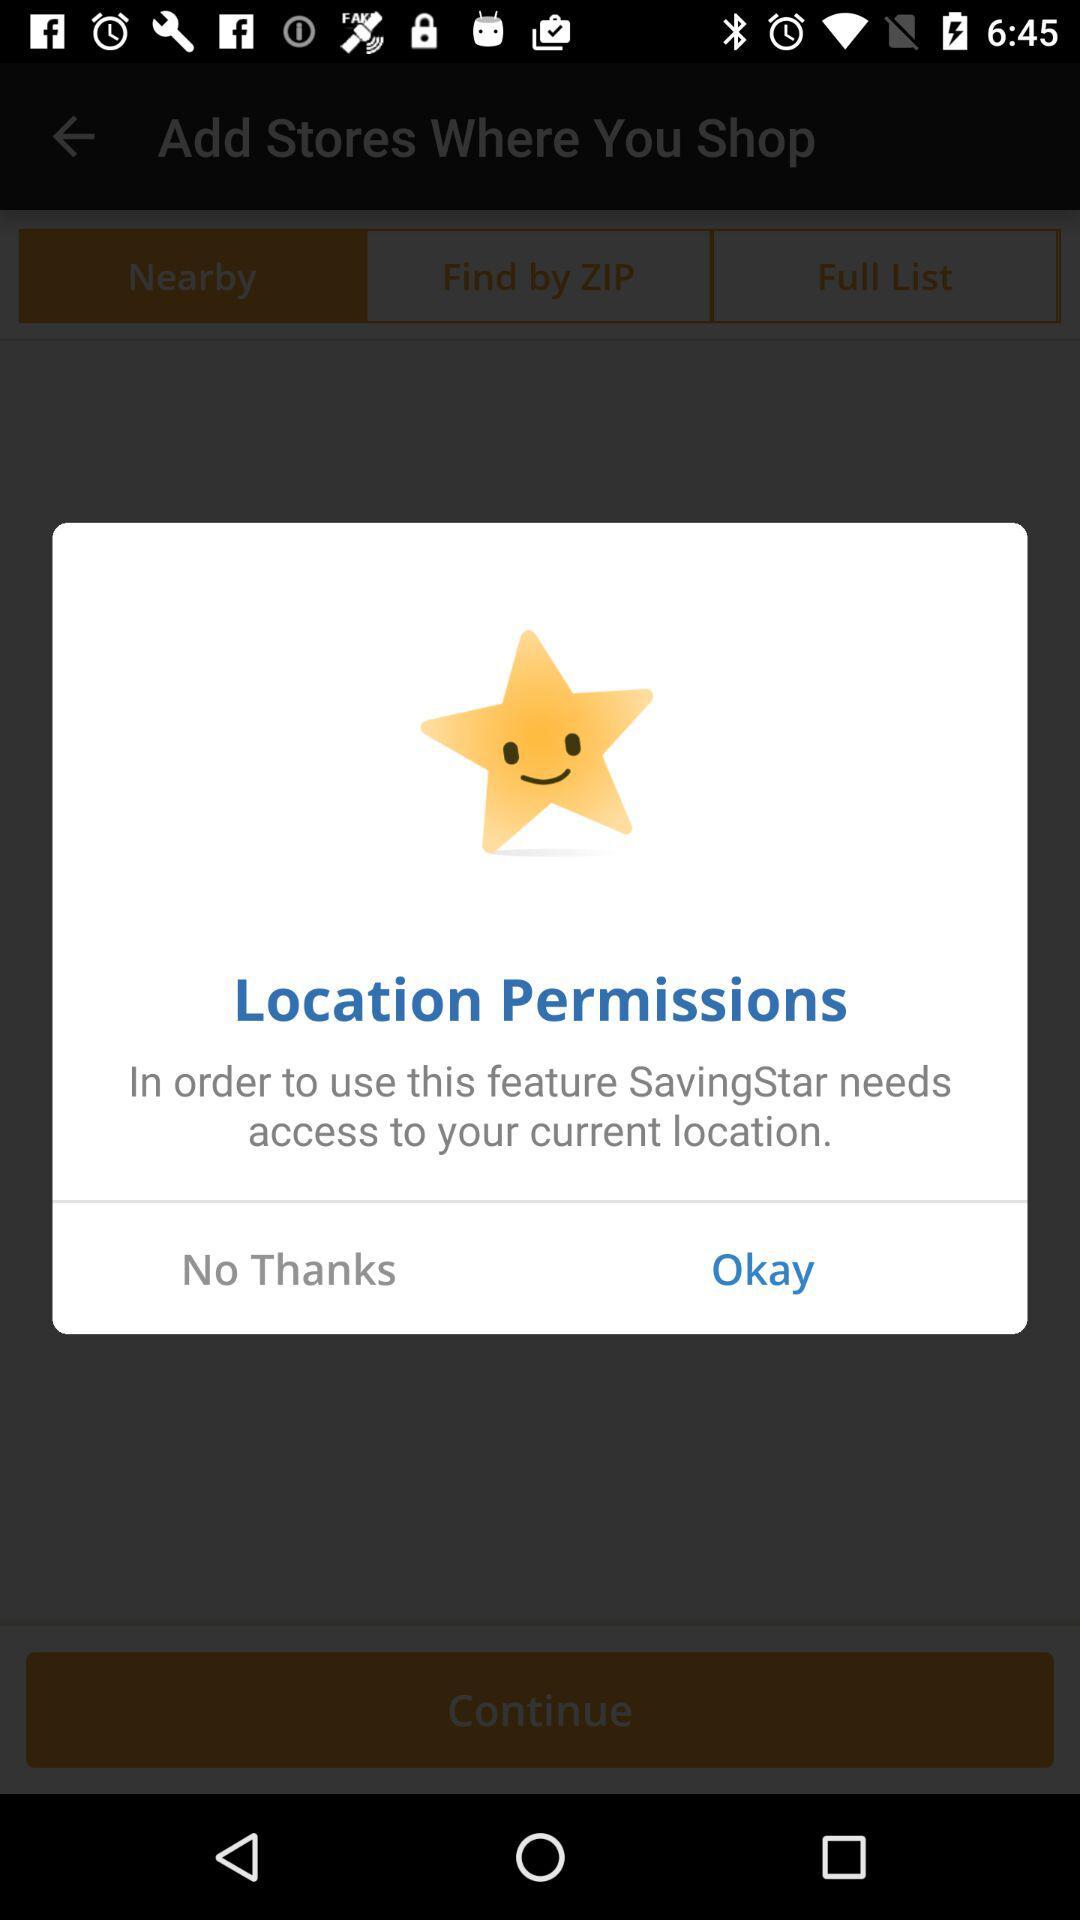 This screenshot has width=1080, height=1920. Describe the element at coordinates (540, 1200) in the screenshot. I see `the item below the in order to icon` at that location.